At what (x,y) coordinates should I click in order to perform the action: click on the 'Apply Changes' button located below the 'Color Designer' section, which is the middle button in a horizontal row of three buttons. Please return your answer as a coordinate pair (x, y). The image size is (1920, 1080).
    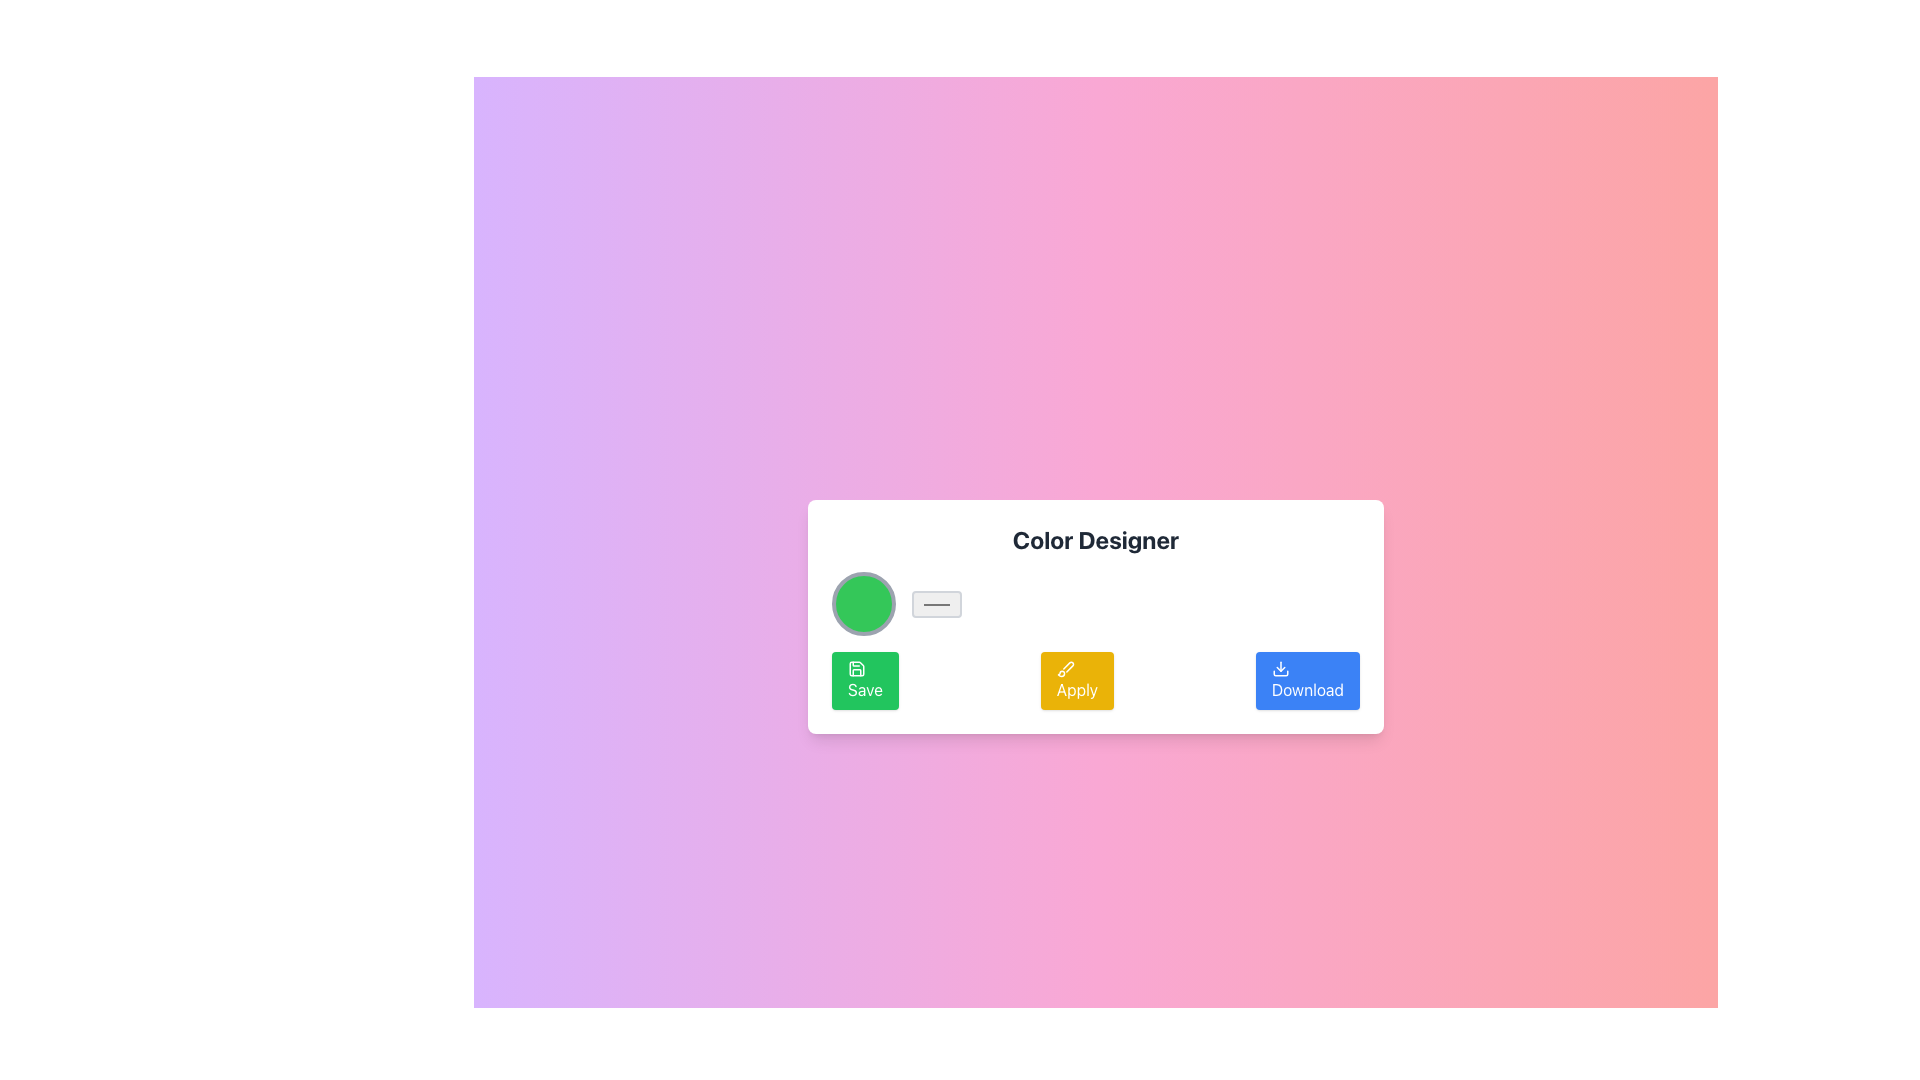
    Looking at the image, I should click on (1094, 680).